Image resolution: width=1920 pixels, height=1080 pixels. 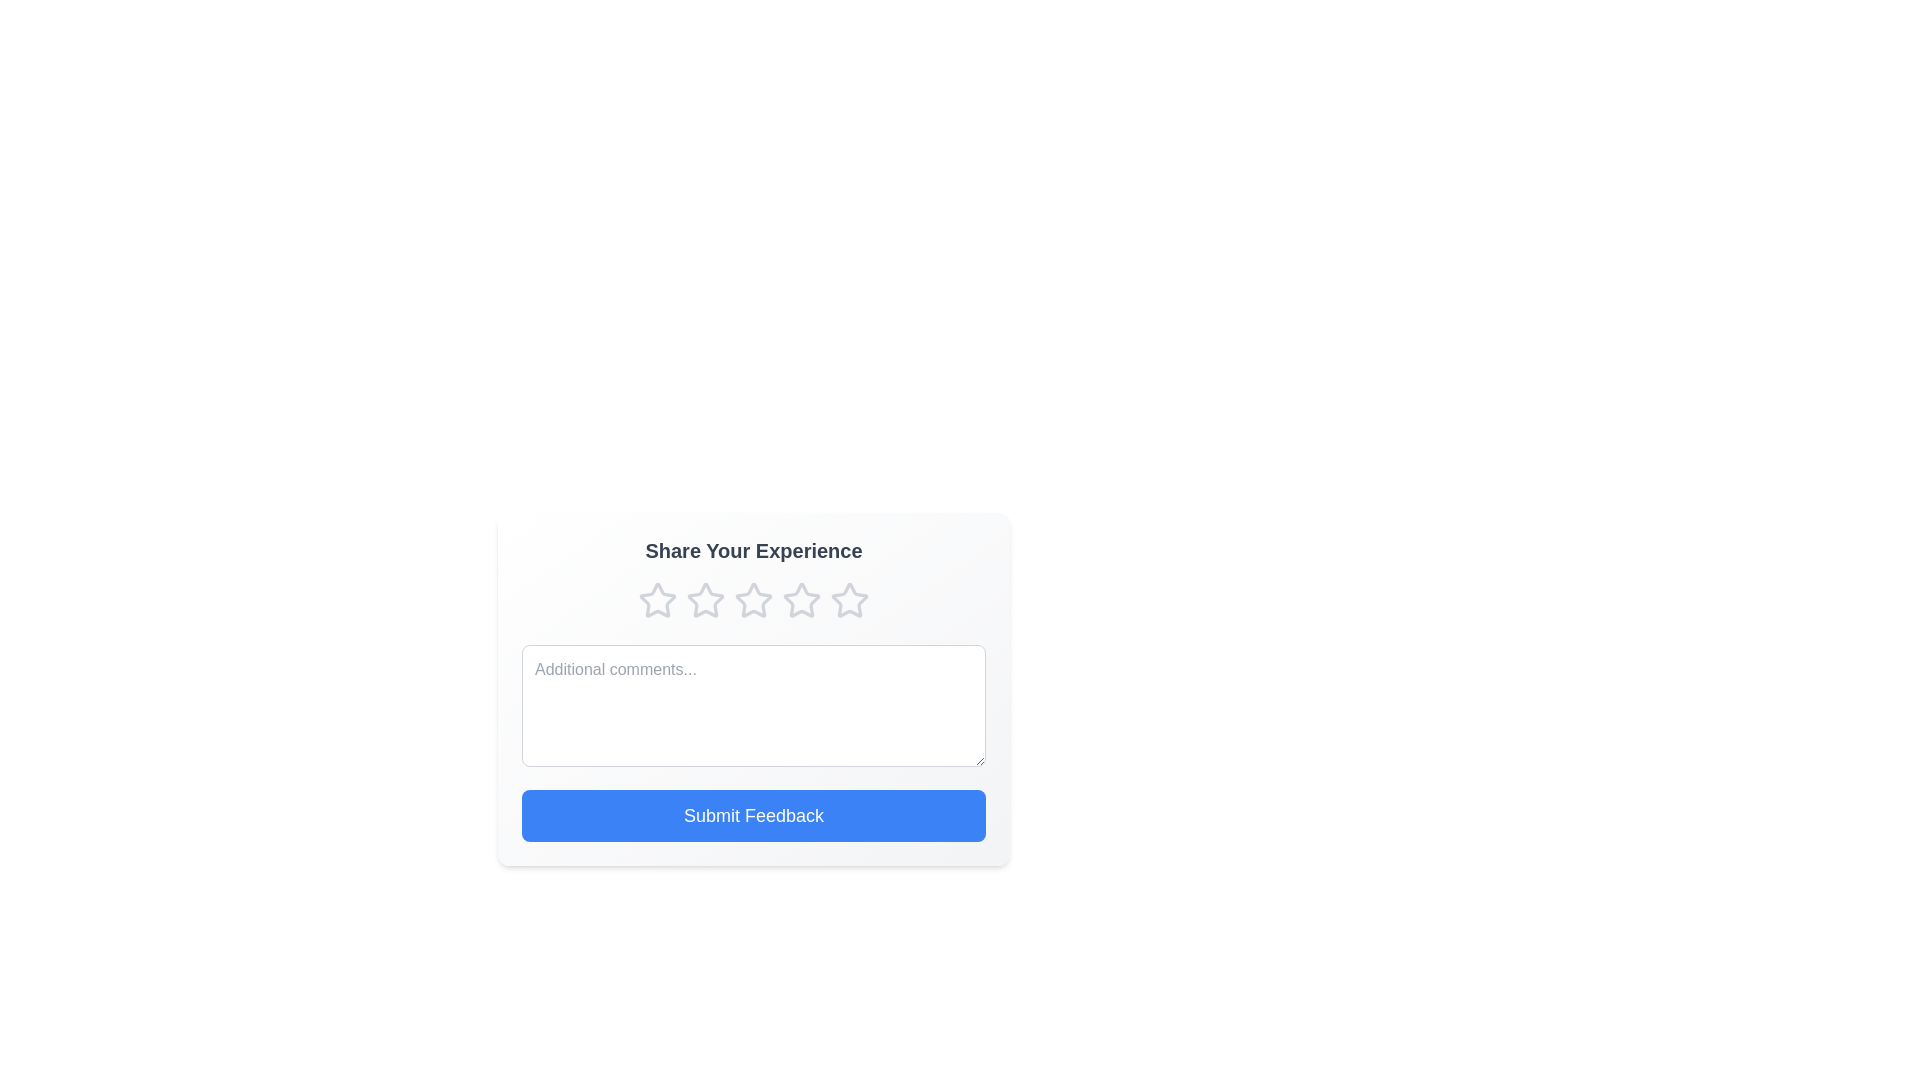 I want to click on the 'Submit Feedback' button, which is a rectangular button with rounded corners and a bright blue background, to observe the hover effect that changes the background to a slightly darker blue, so click(x=752, y=816).